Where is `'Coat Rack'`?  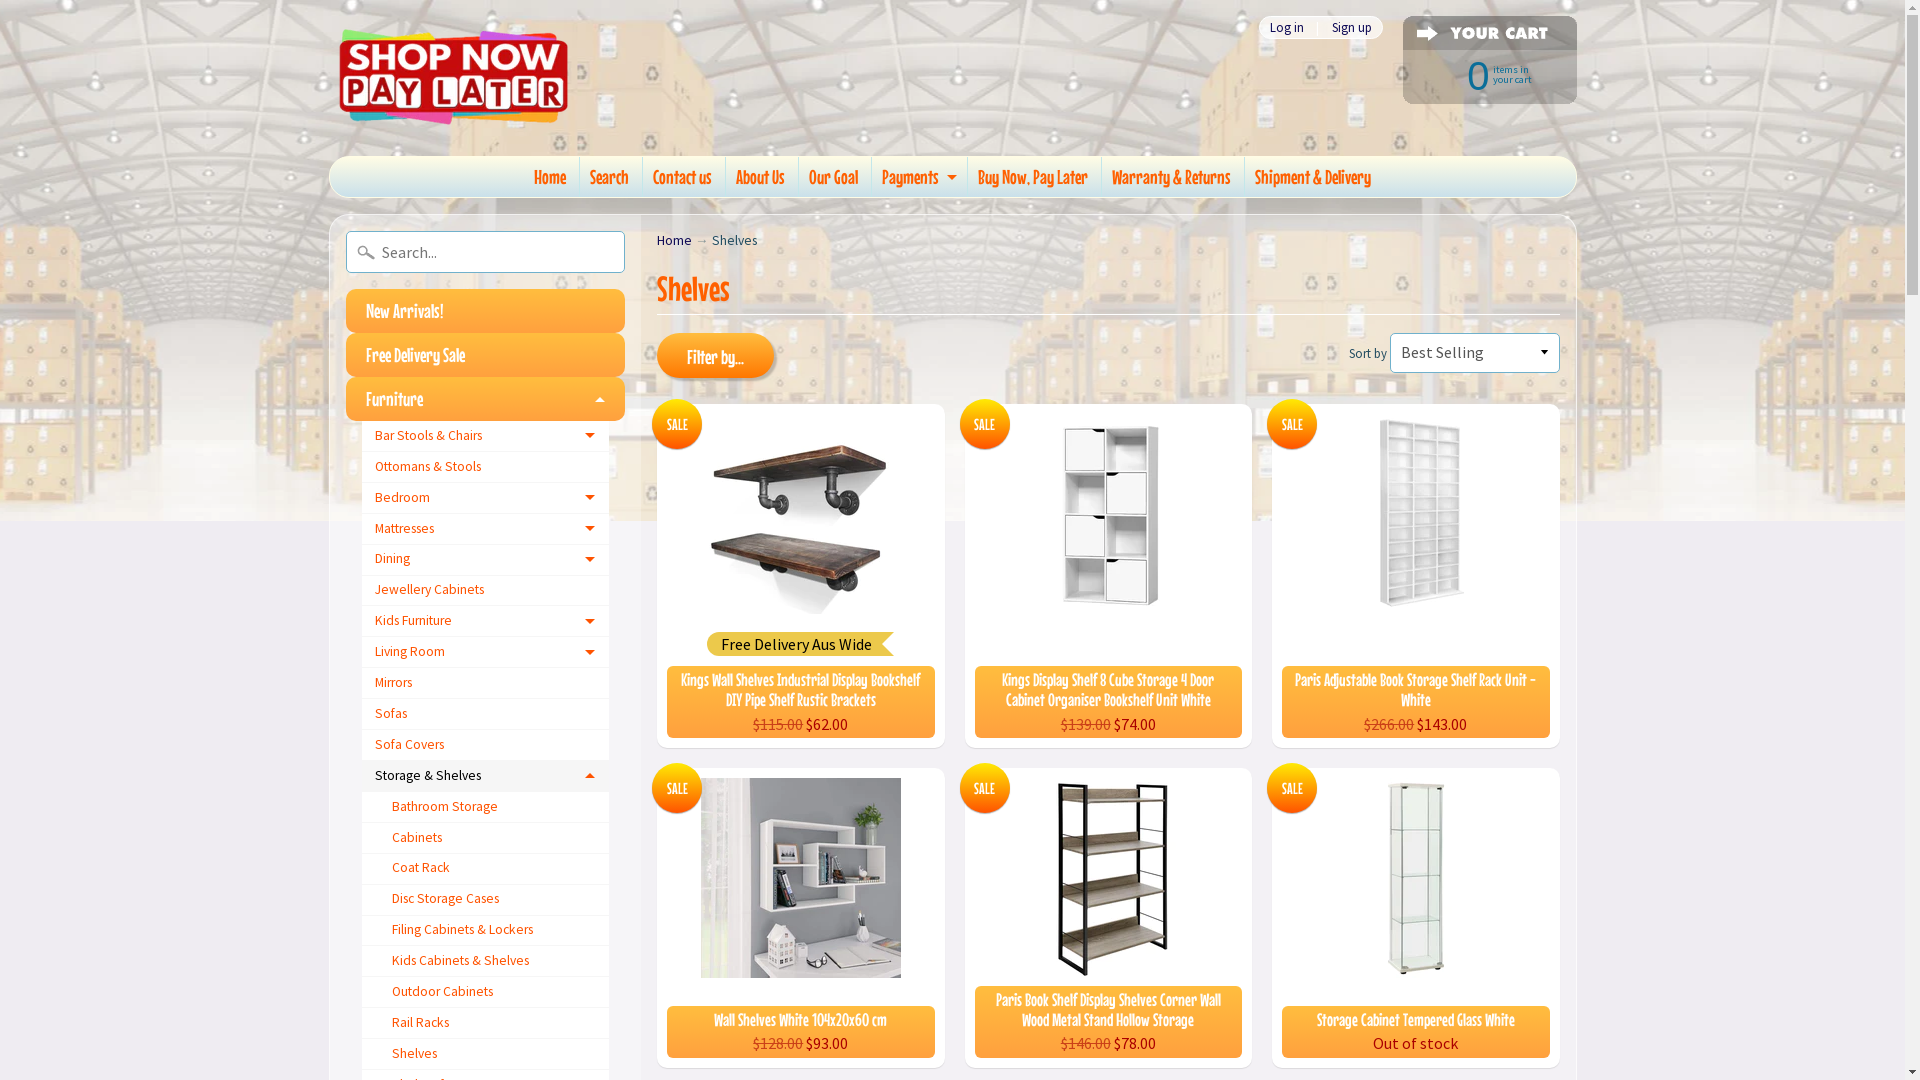
'Coat Rack' is located at coordinates (485, 868).